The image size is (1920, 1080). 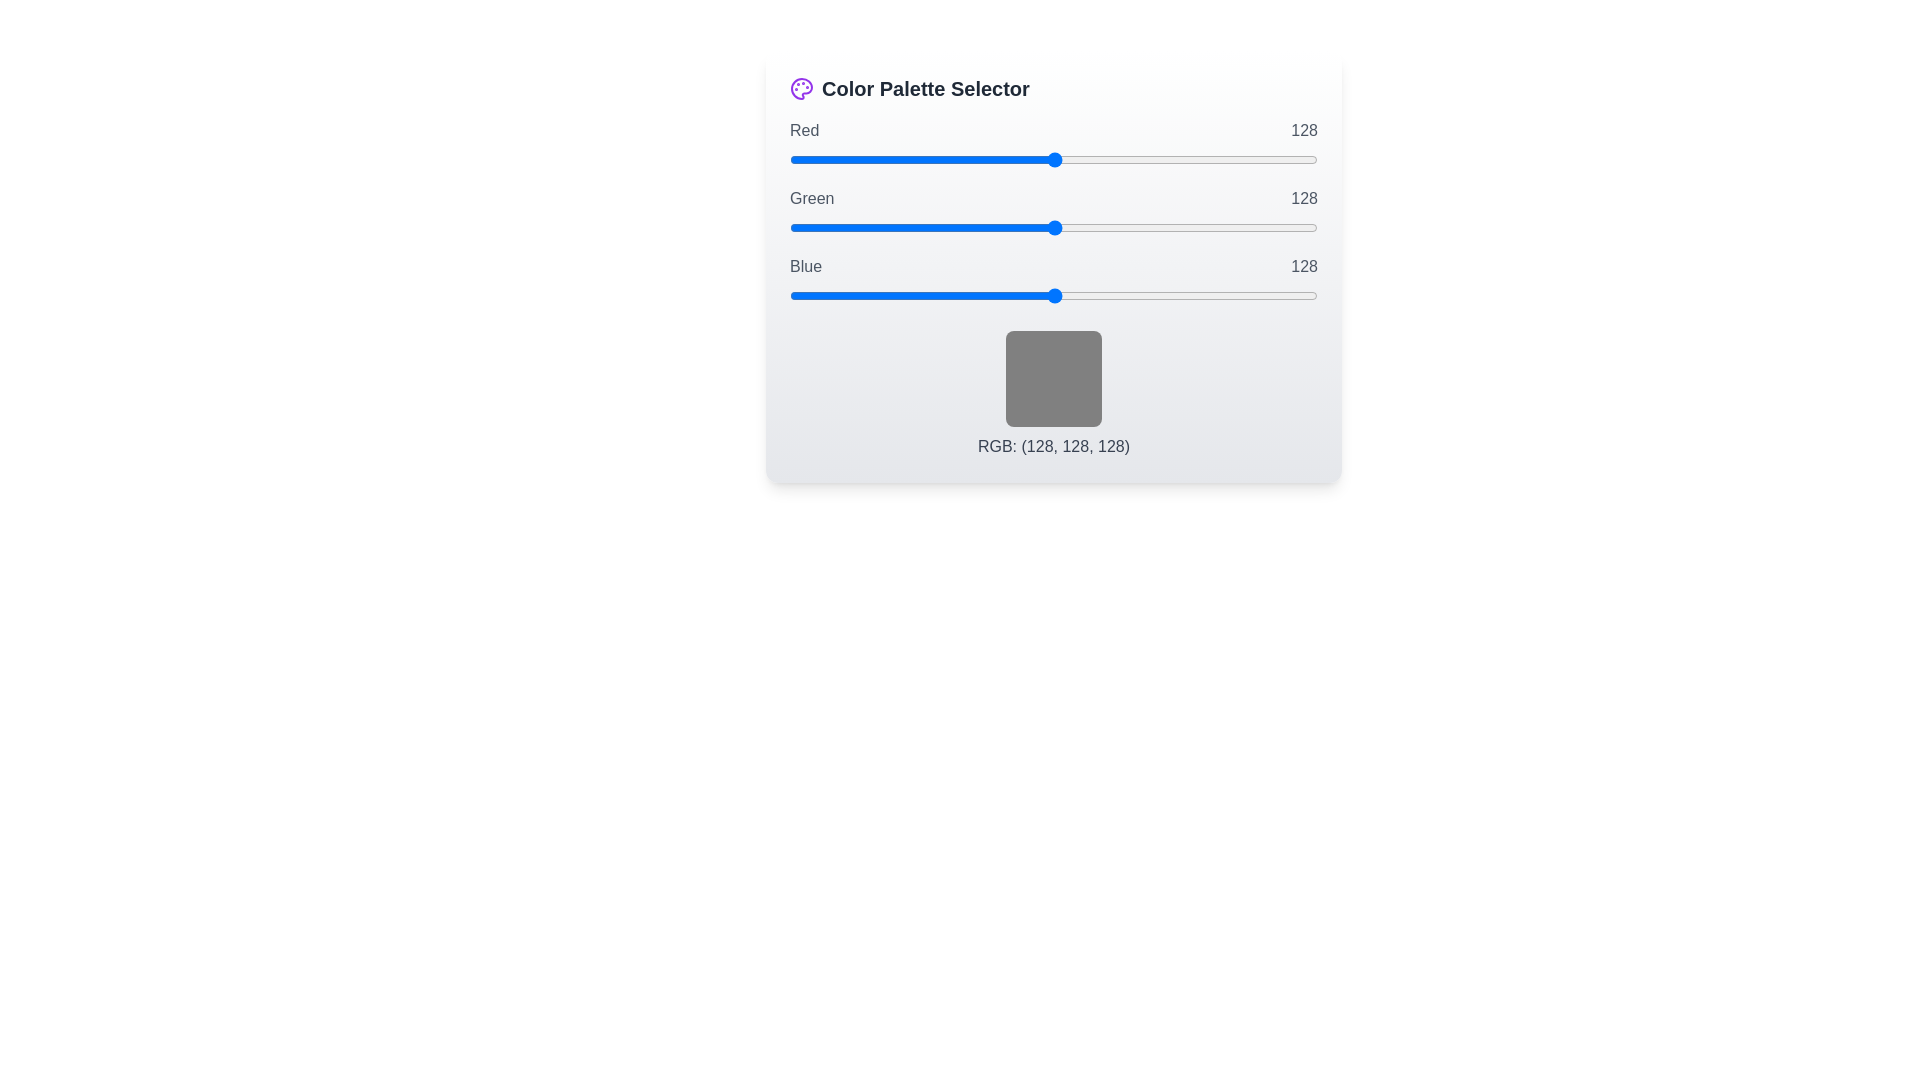 I want to click on the green slider to set its value to 37, so click(x=866, y=226).